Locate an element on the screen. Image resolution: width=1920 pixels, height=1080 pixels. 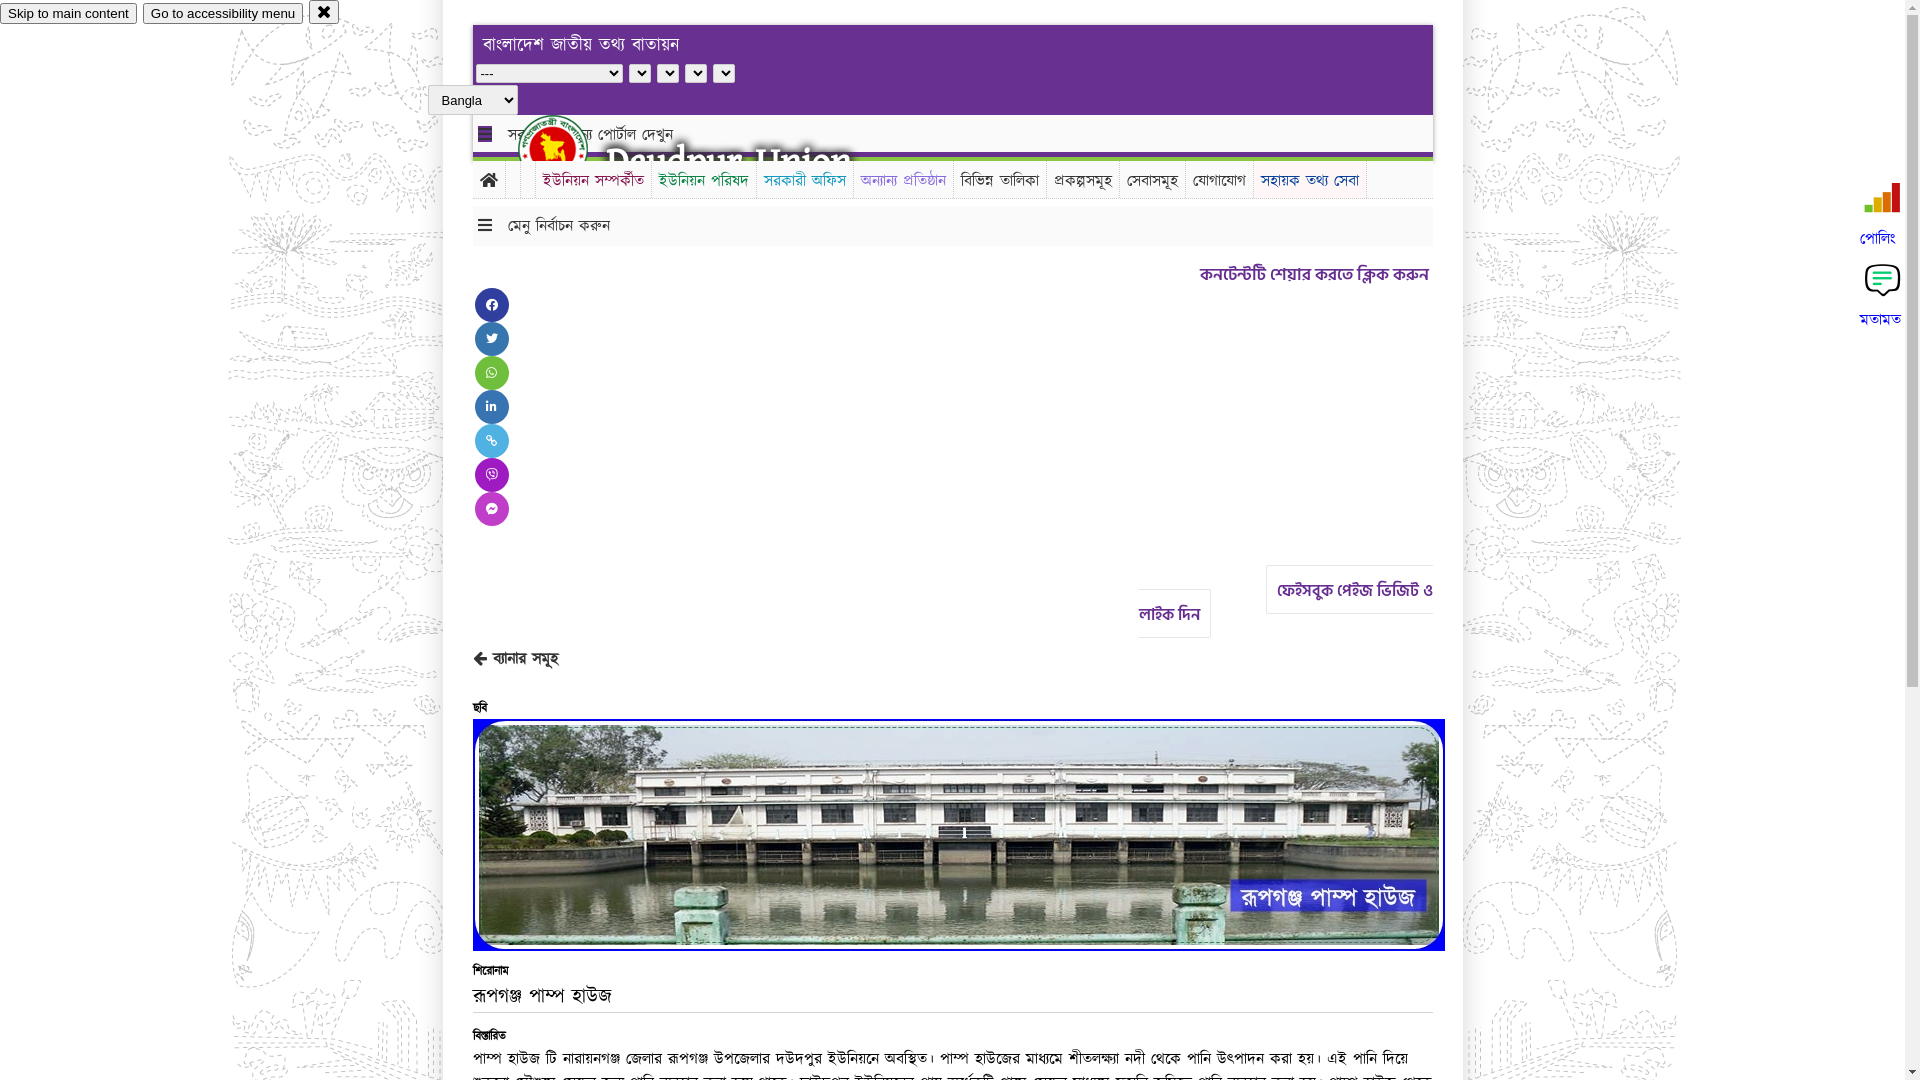
'Daudpur Union' is located at coordinates (727, 161).